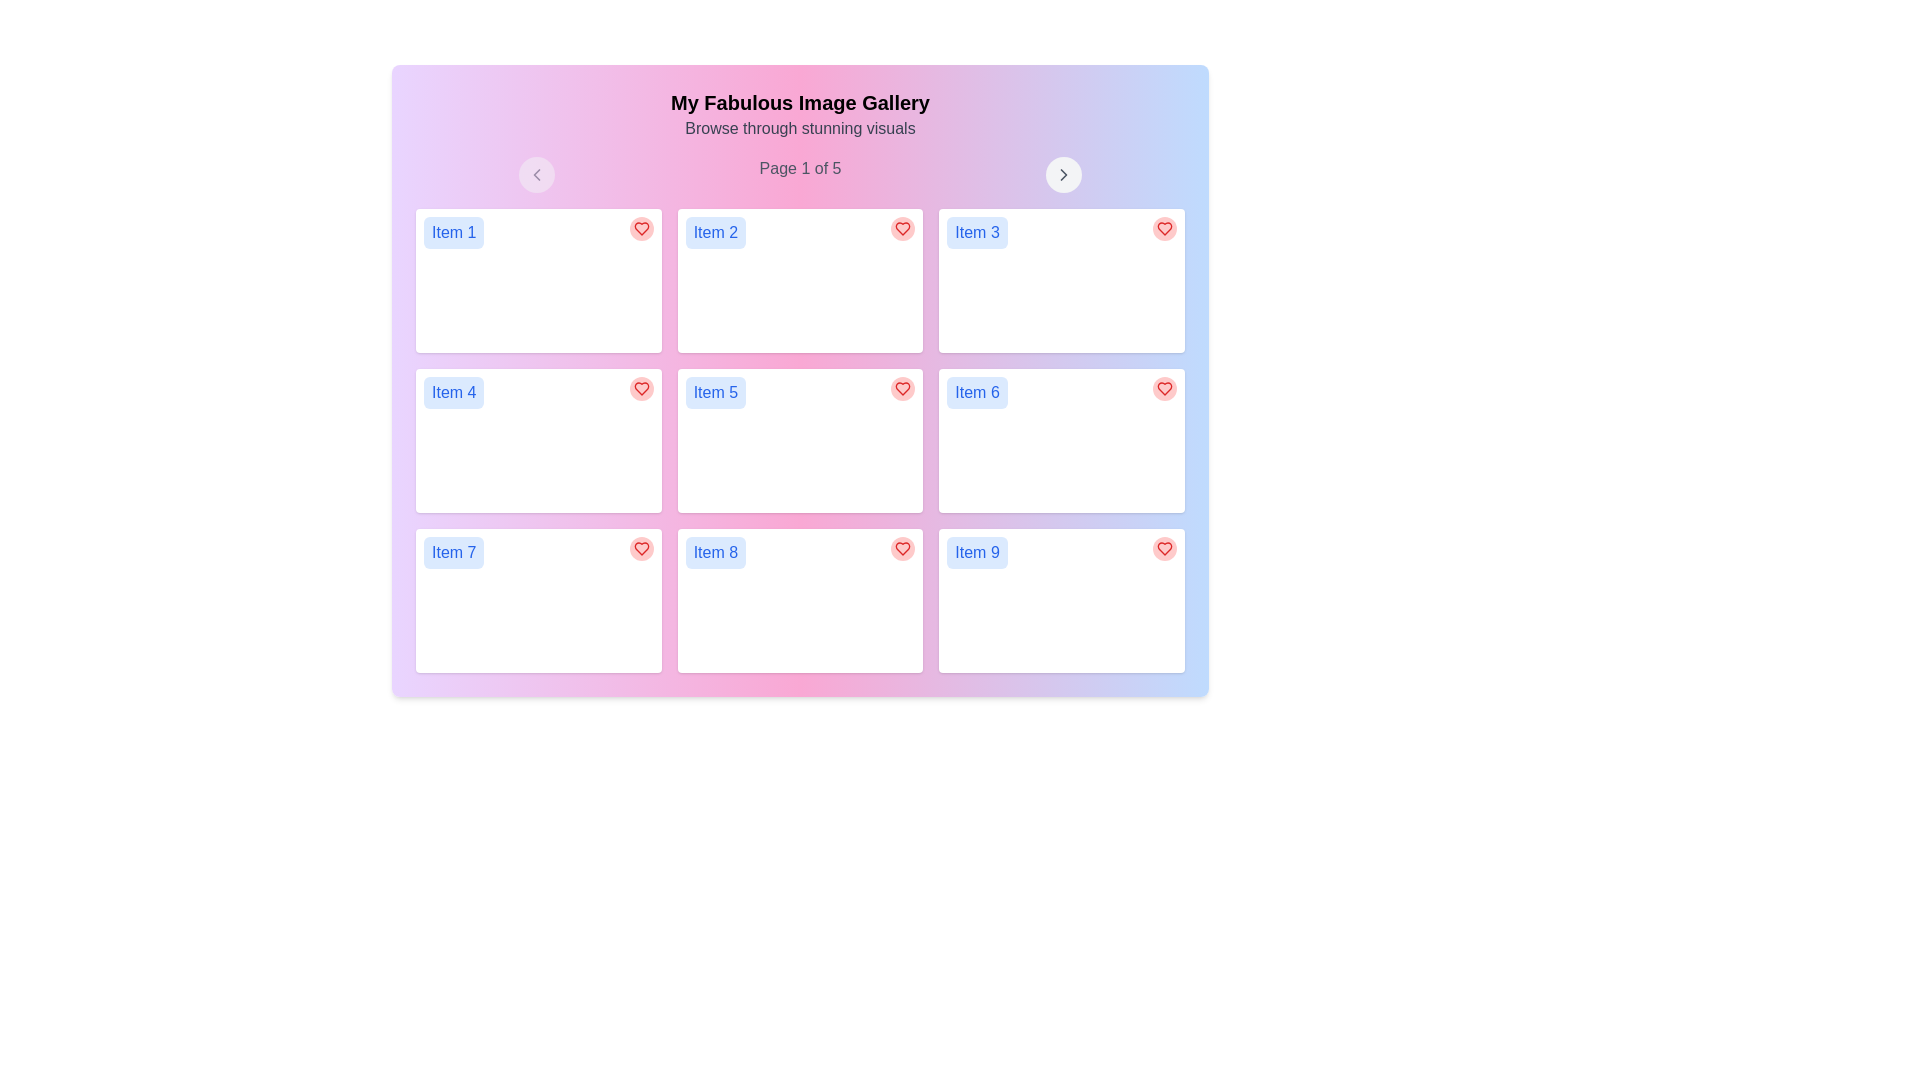 This screenshot has height=1080, width=1920. I want to click on the Text Label displaying 'Item 5' with blue text on a light blue rounded rectangular background, located in the second row and second column of a 3x3 grid, so click(715, 393).